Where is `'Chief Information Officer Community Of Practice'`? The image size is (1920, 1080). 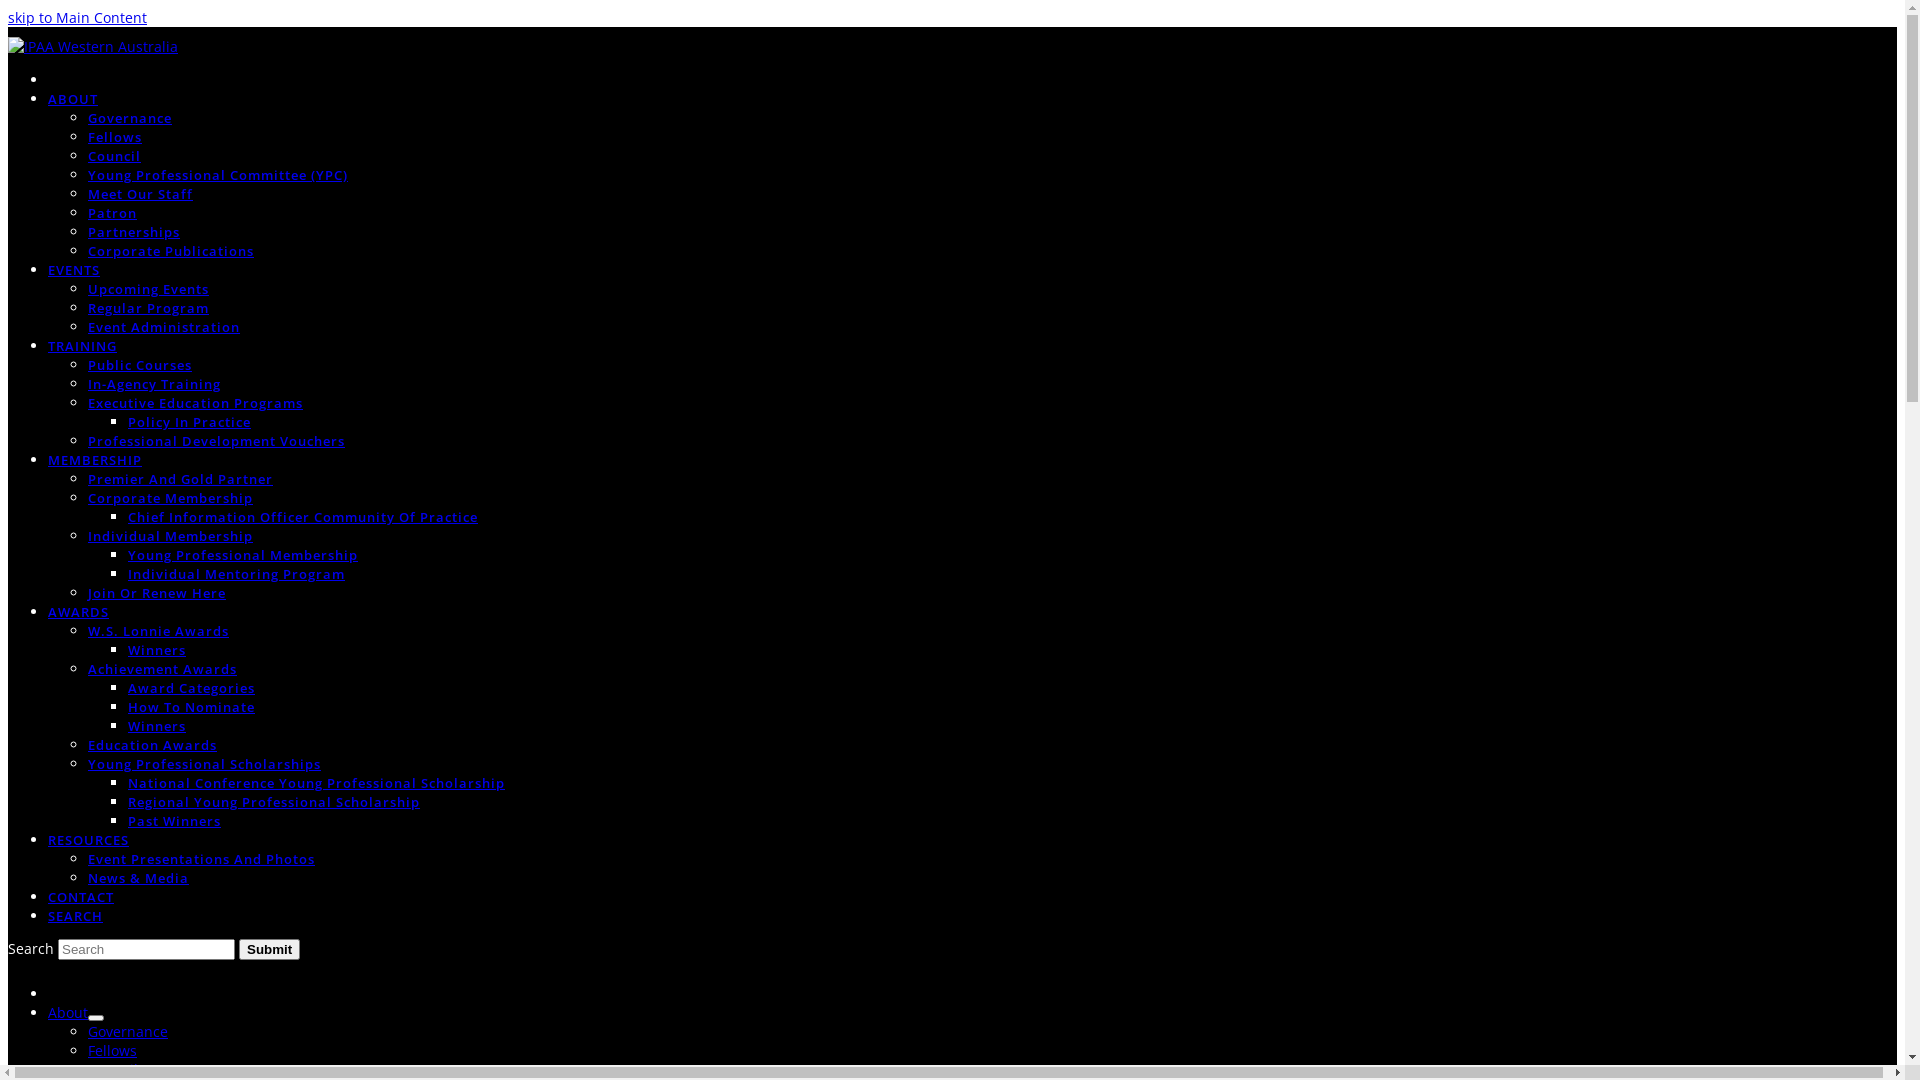
'Chief Information Officer Community Of Practice' is located at coordinates (301, 515).